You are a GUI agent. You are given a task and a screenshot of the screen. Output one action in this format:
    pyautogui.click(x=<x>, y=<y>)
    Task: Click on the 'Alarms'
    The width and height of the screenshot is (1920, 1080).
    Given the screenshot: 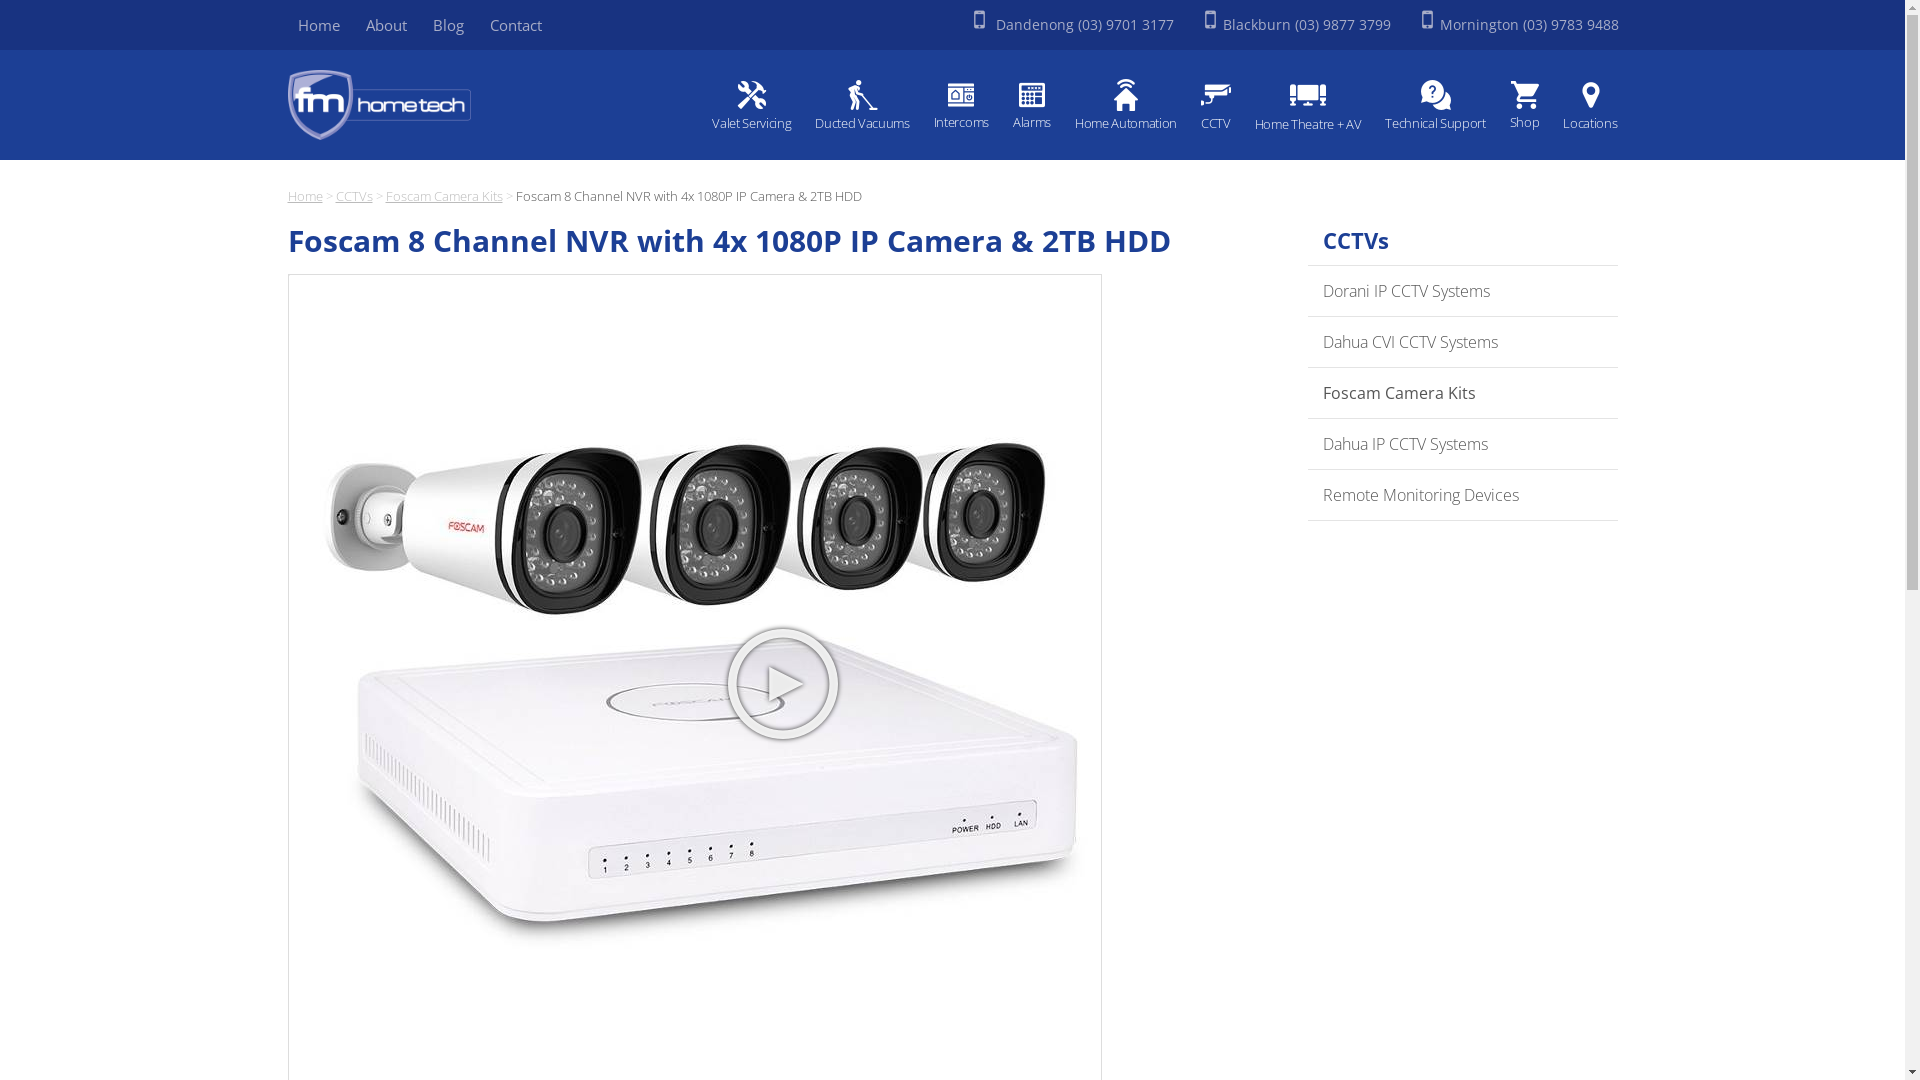 What is the action you would take?
    pyautogui.click(x=1003, y=106)
    